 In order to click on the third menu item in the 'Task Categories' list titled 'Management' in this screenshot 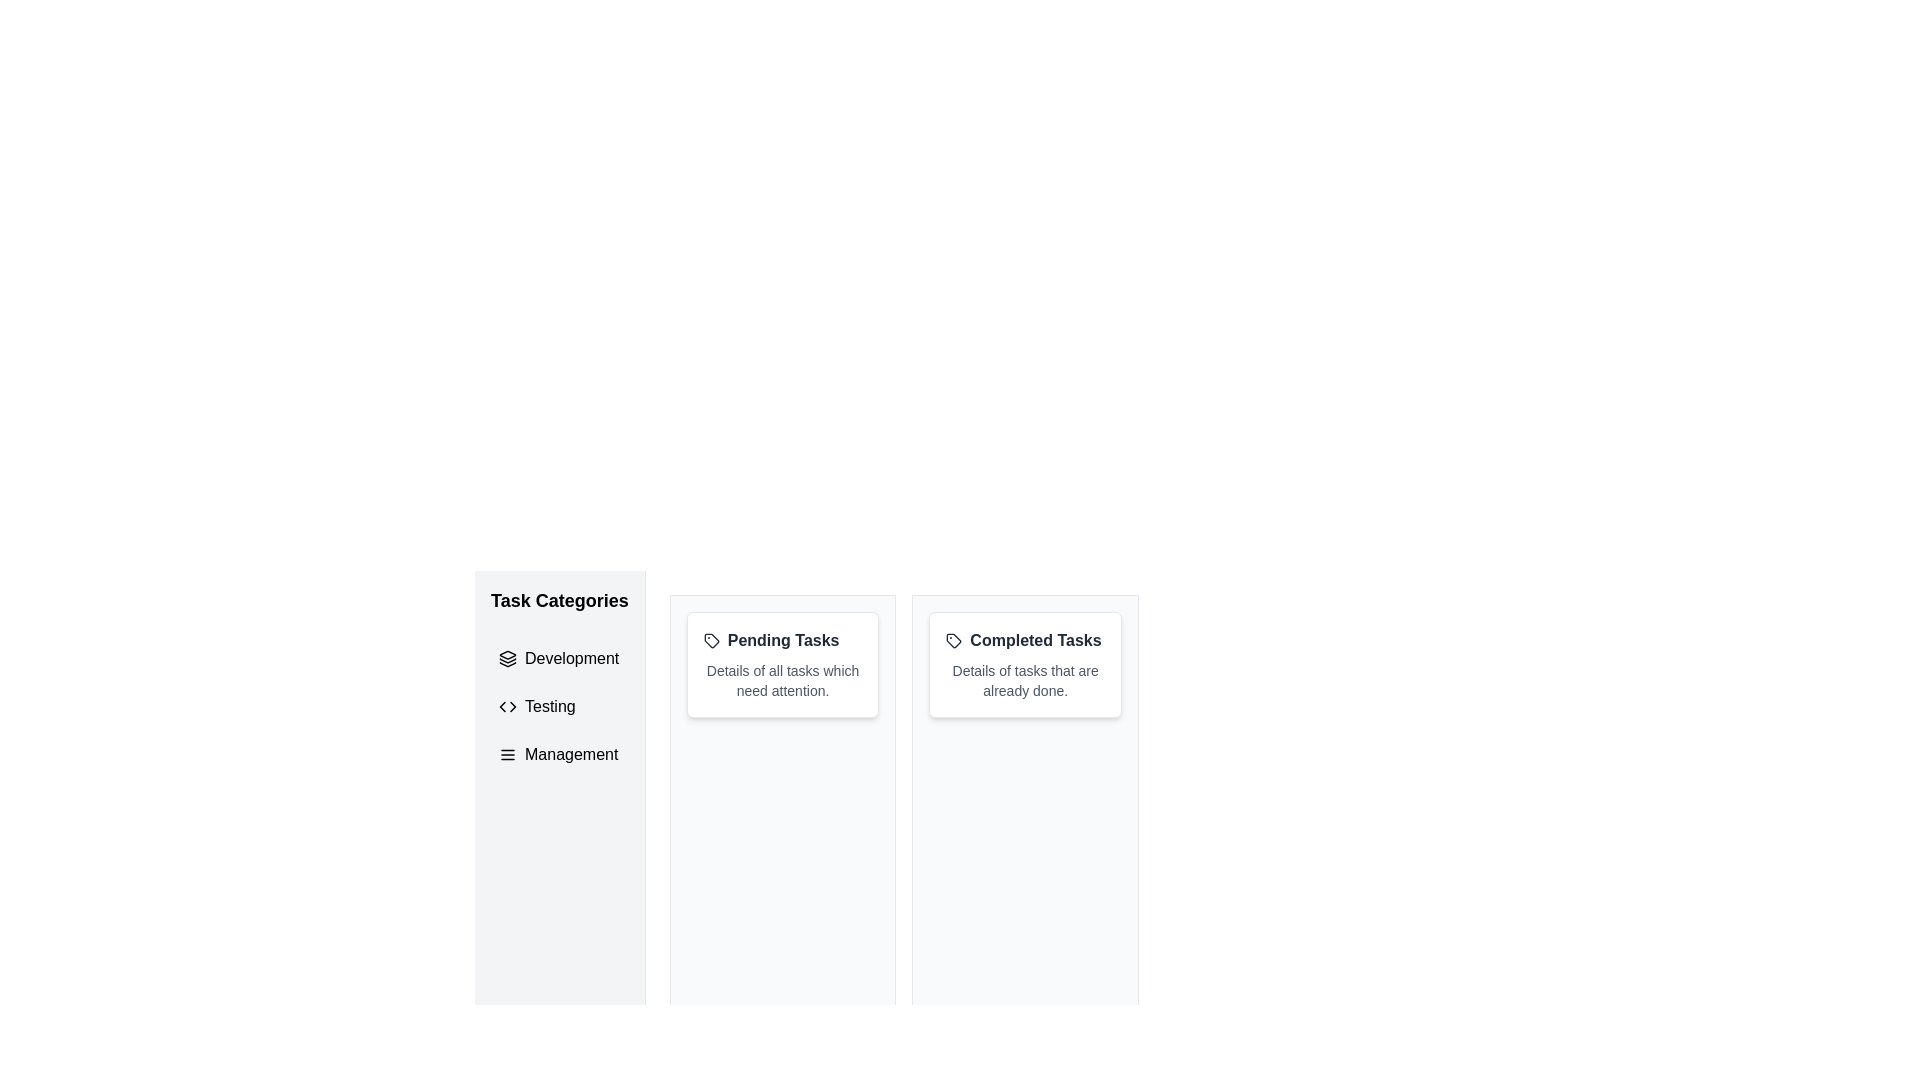, I will do `click(559, 755)`.